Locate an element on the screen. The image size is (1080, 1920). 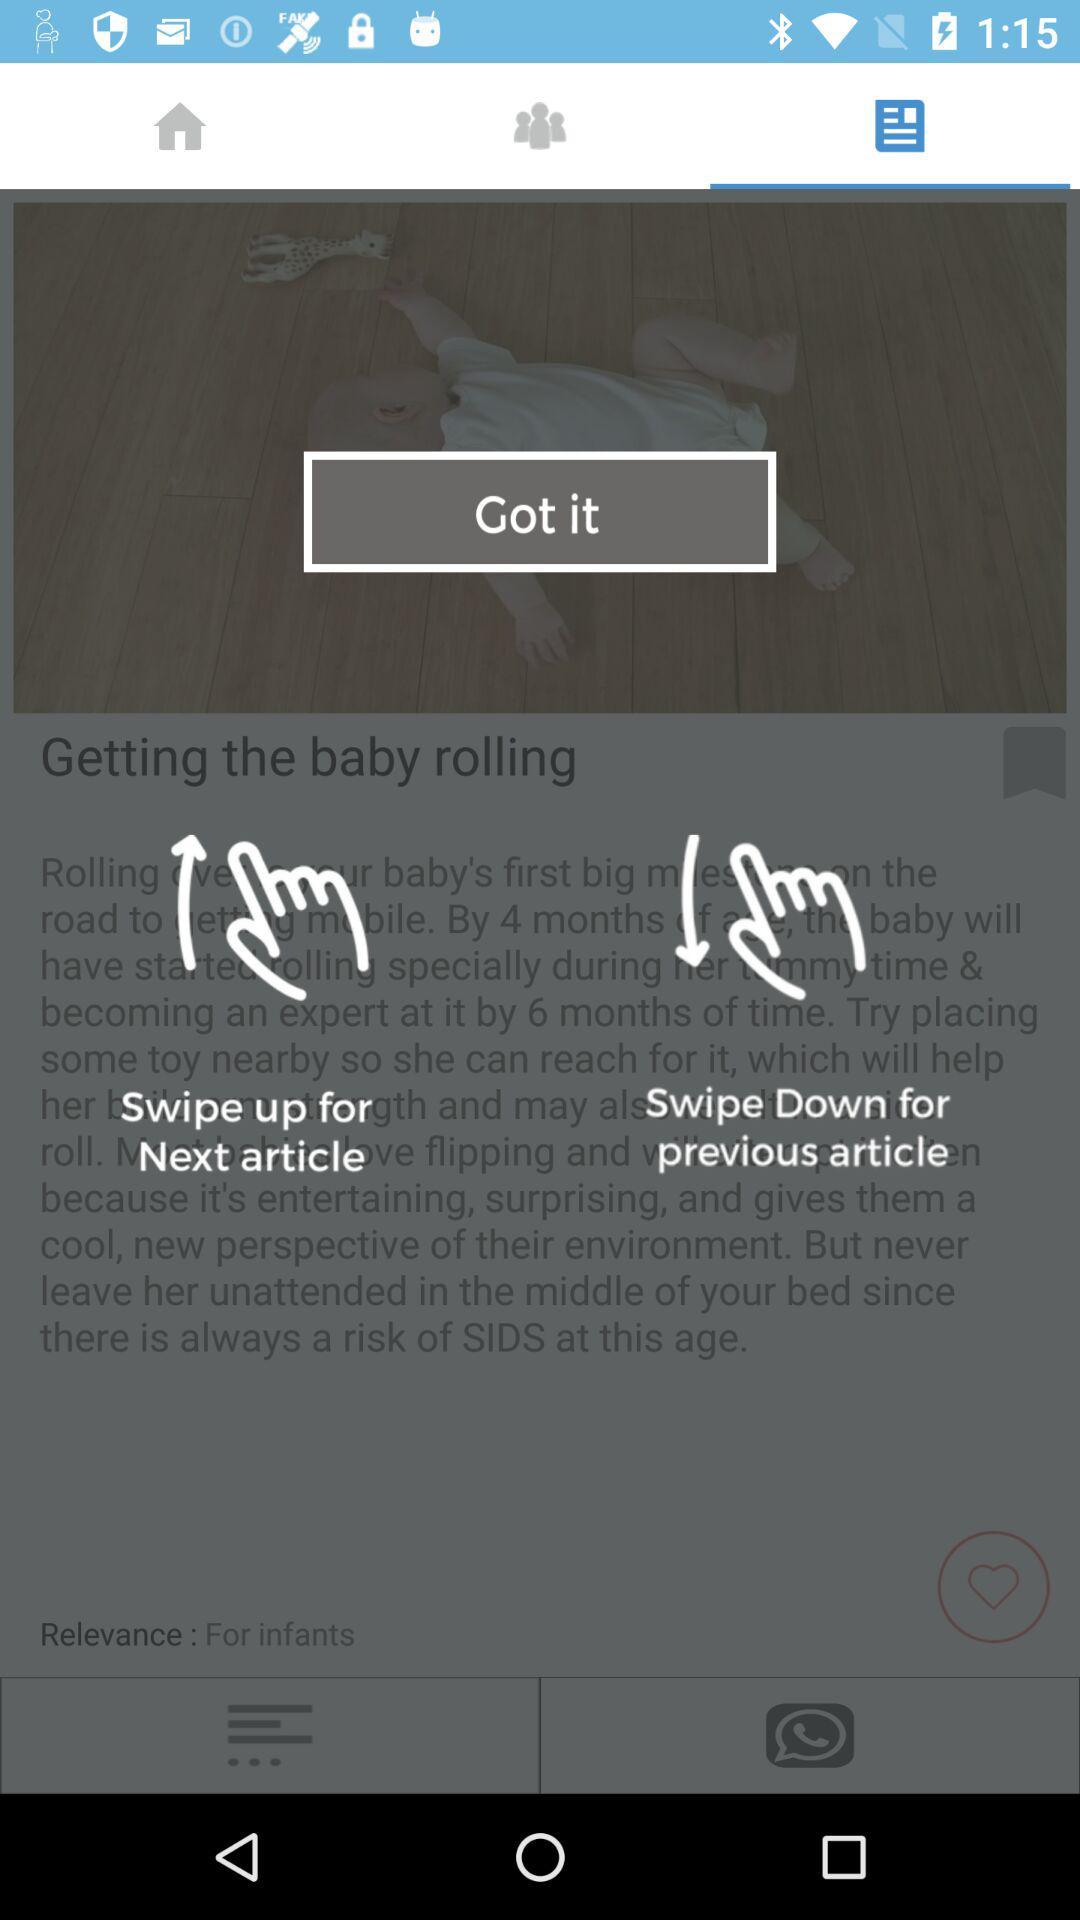
flag for later is located at coordinates (1034, 762).